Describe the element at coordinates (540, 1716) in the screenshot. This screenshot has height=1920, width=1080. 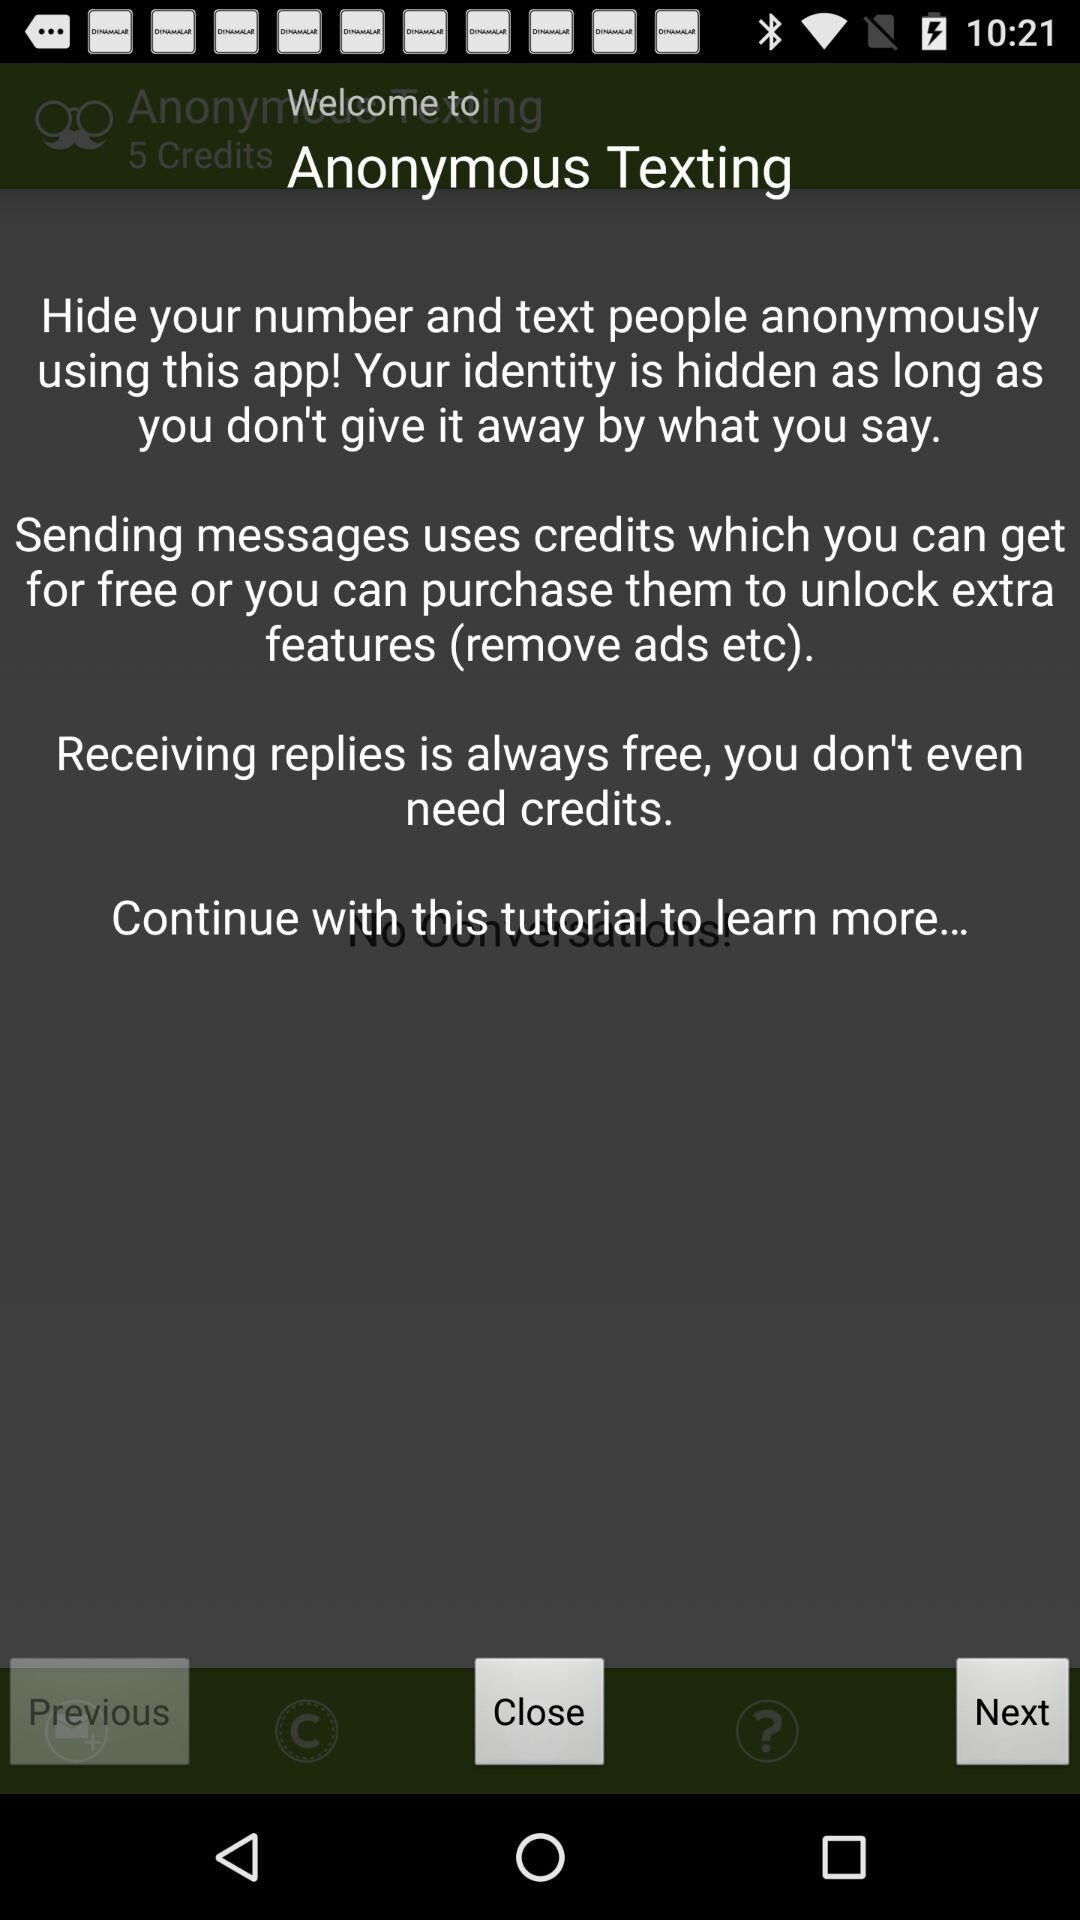
I see `button next to previous item` at that location.